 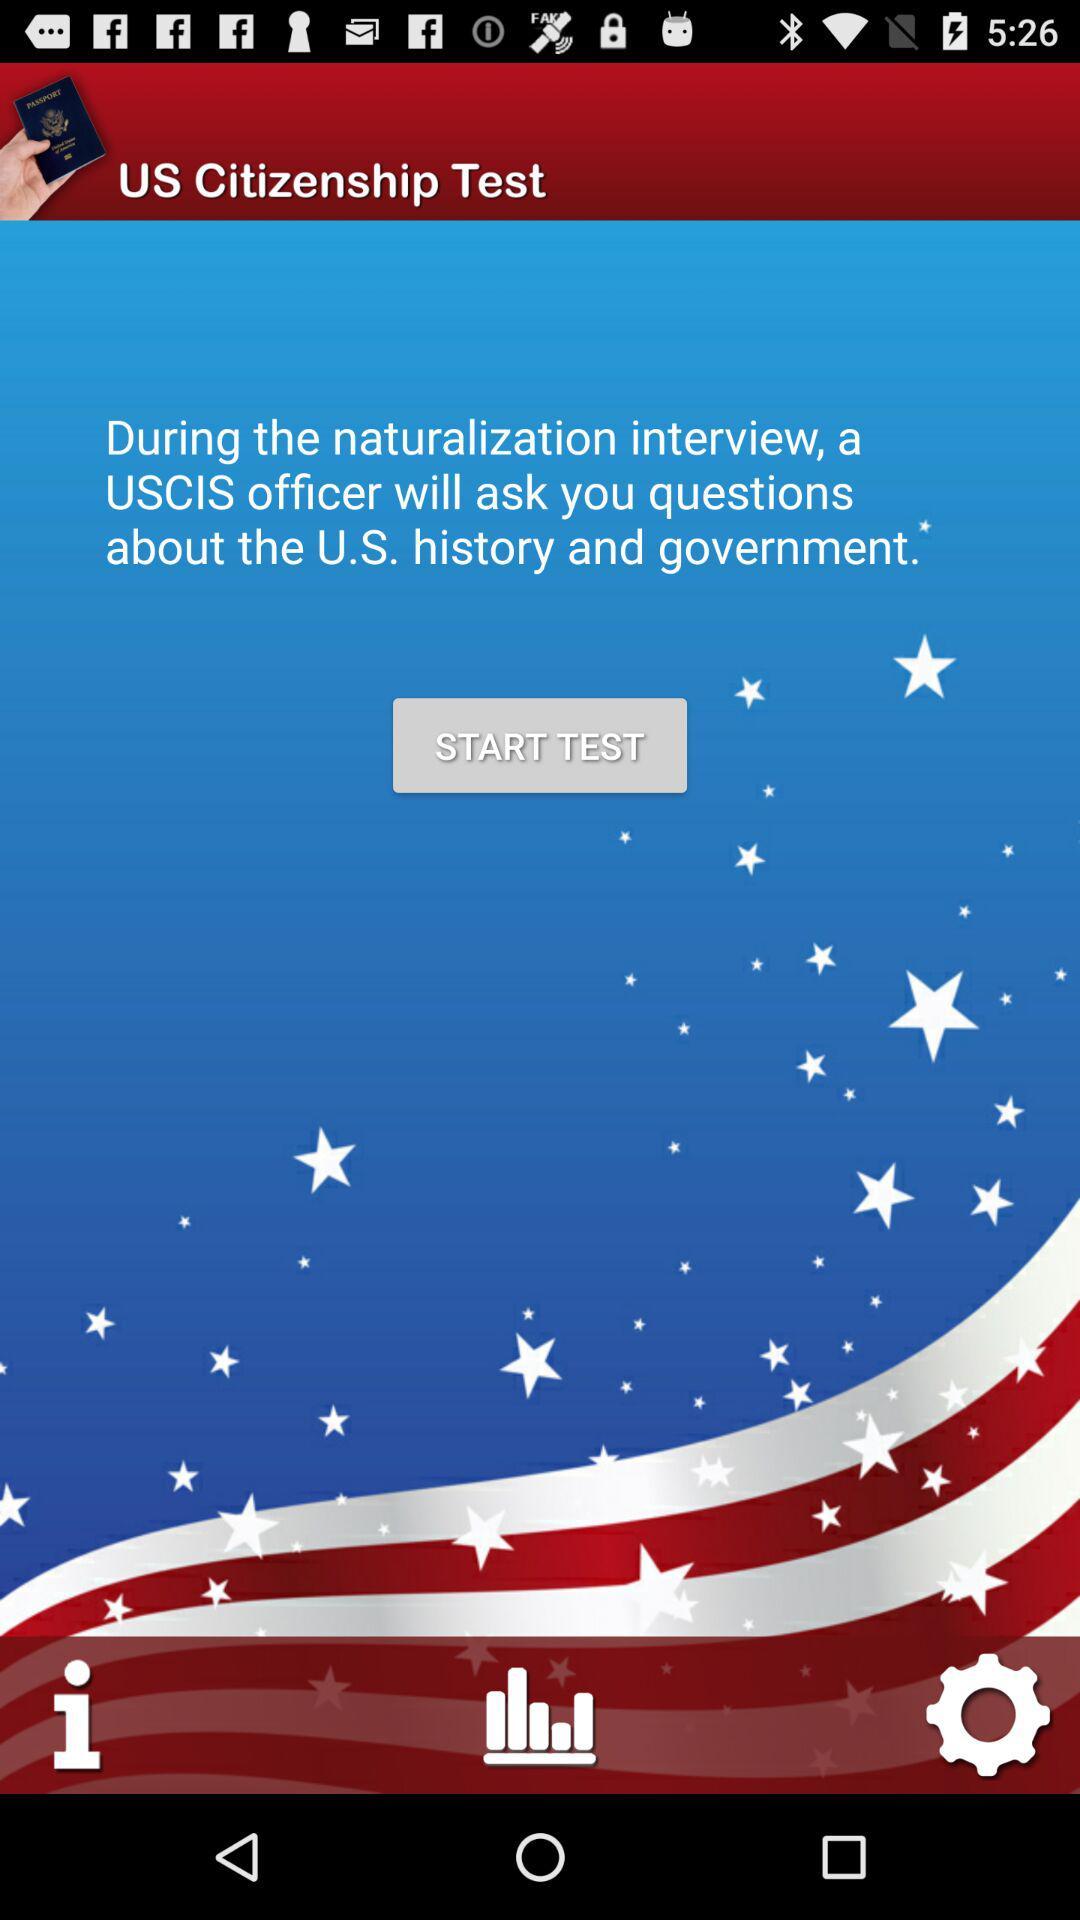 What do you see at coordinates (78, 1713) in the screenshot?
I see `settings` at bounding box center [78, 1713].